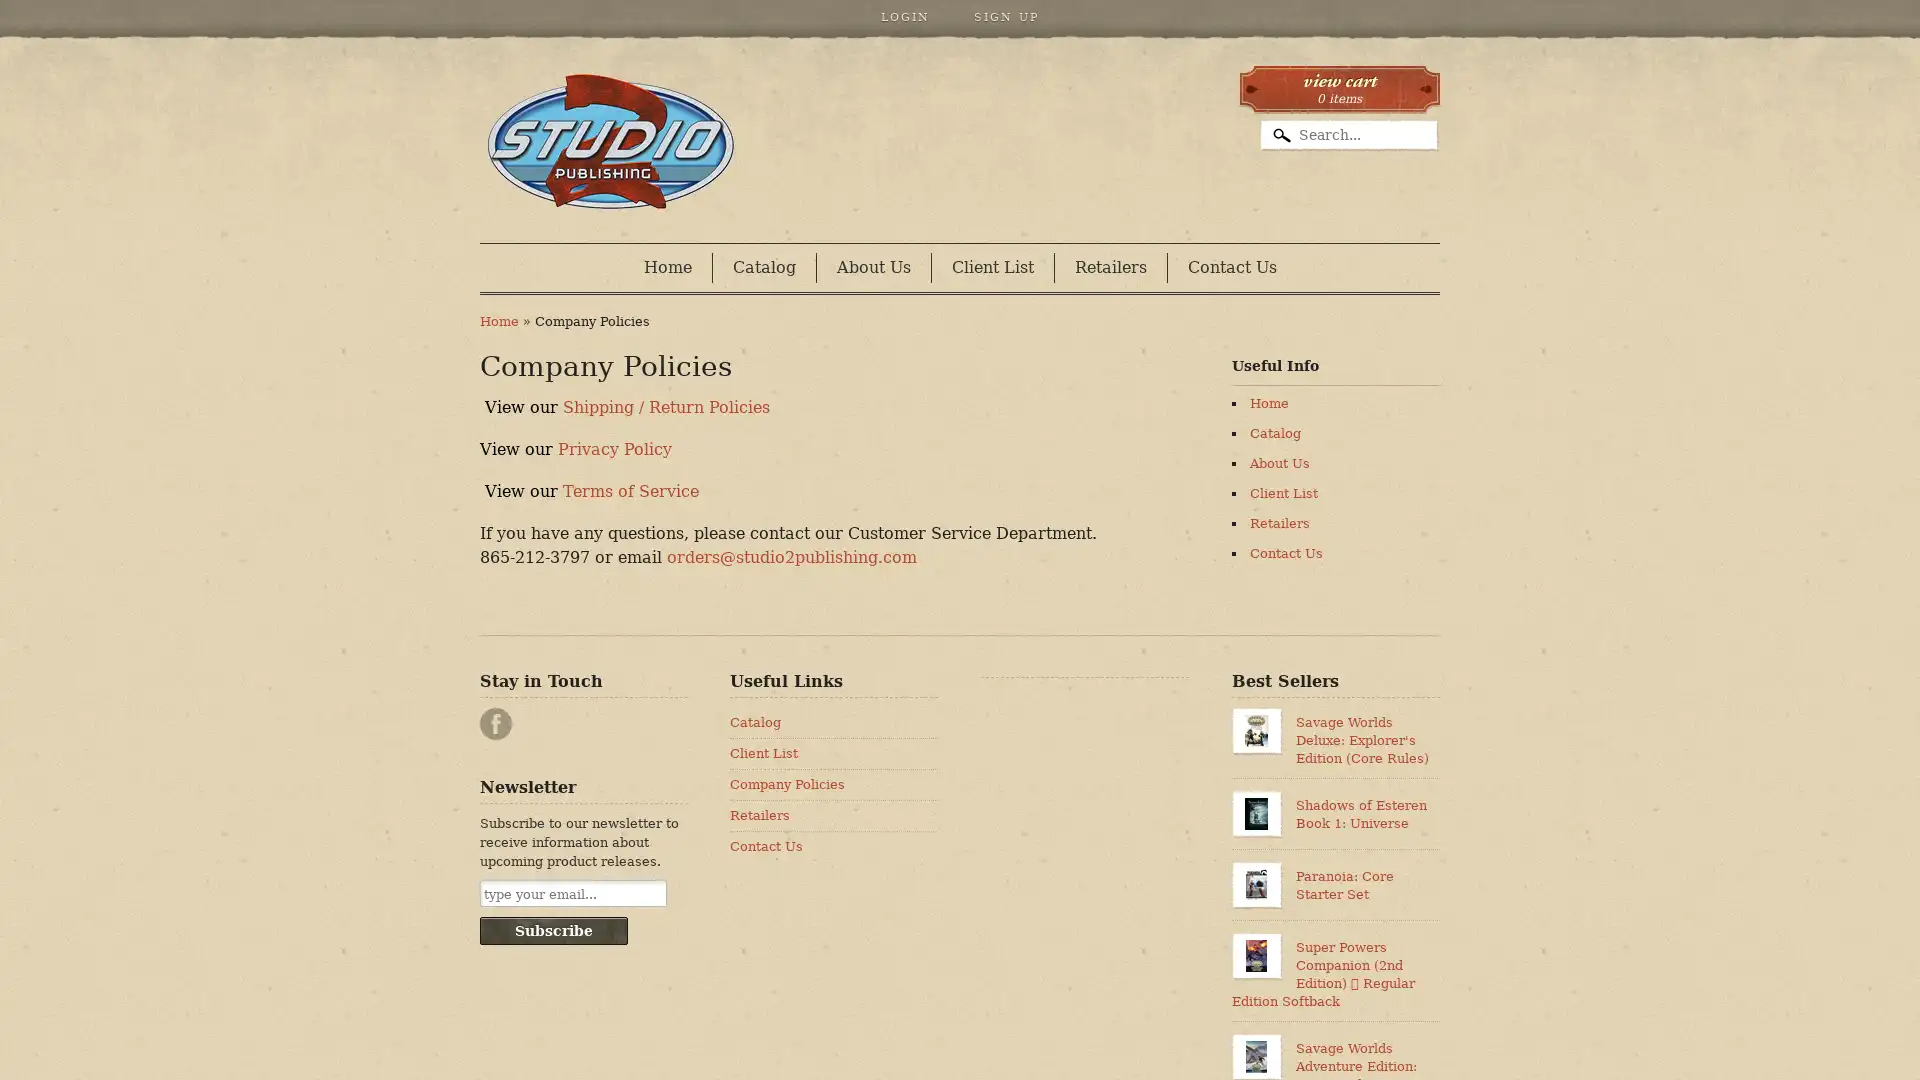 The image size is (1920, 1080). Describe the element at coordinates (553, 930) in the screenshot. I see `Subscribe` at that location.